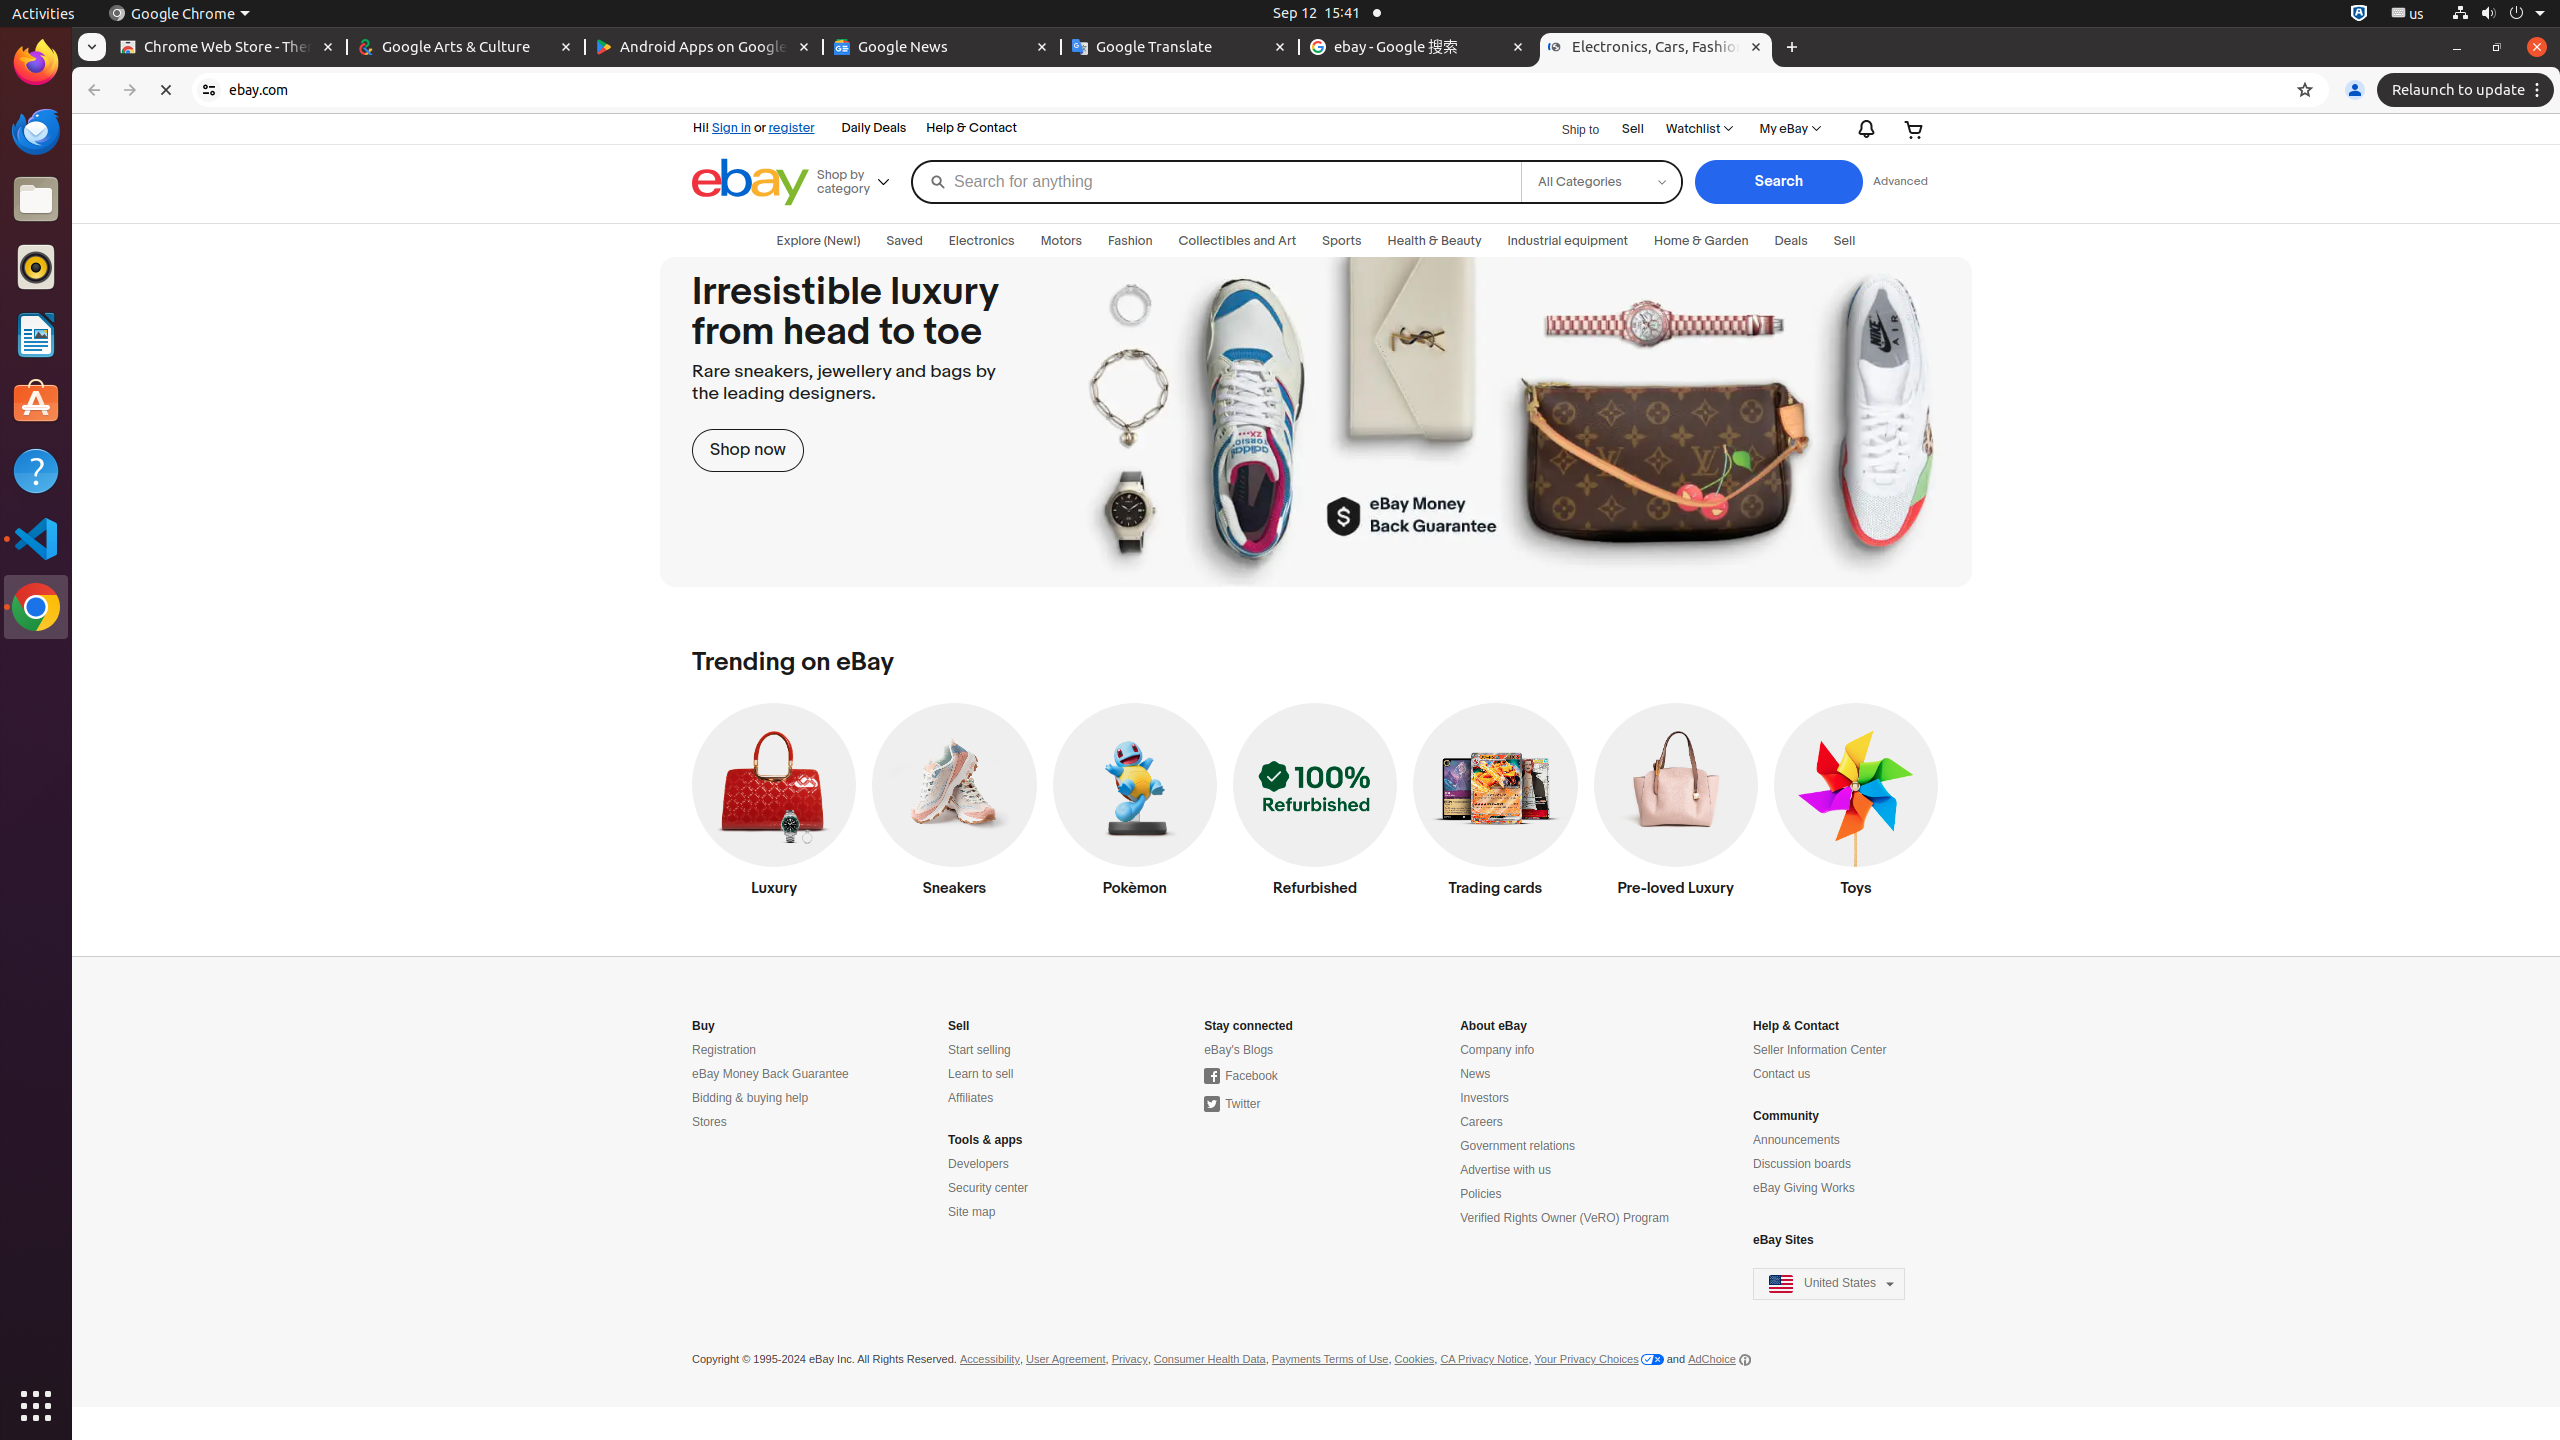  What do you see at coordinates (953, 804) in the screenshot?
I see `'Sneakers'` at bounding box center [953, 804].